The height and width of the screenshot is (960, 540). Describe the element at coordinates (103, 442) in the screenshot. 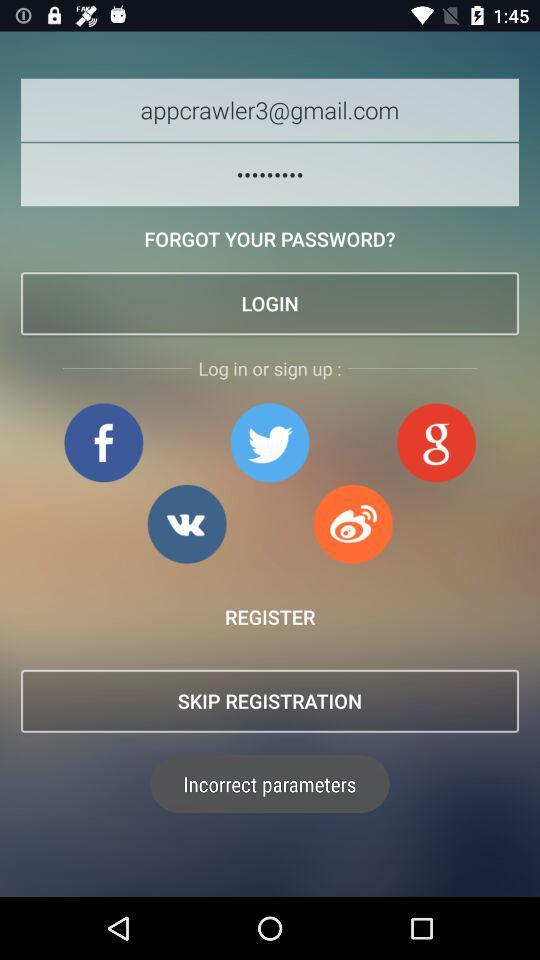

I see `facebook` at that location.